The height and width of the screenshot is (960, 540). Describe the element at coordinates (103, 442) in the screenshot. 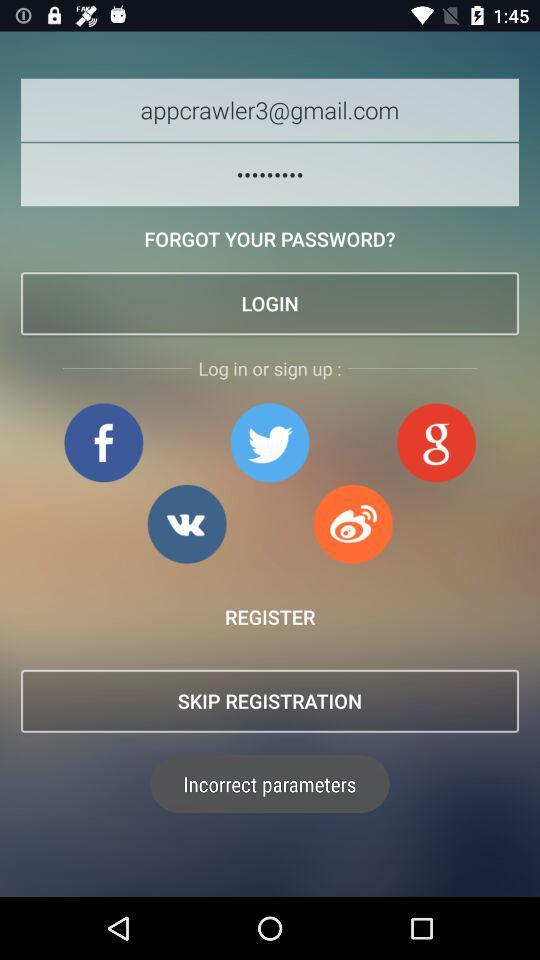

I see `facebook` at that location.